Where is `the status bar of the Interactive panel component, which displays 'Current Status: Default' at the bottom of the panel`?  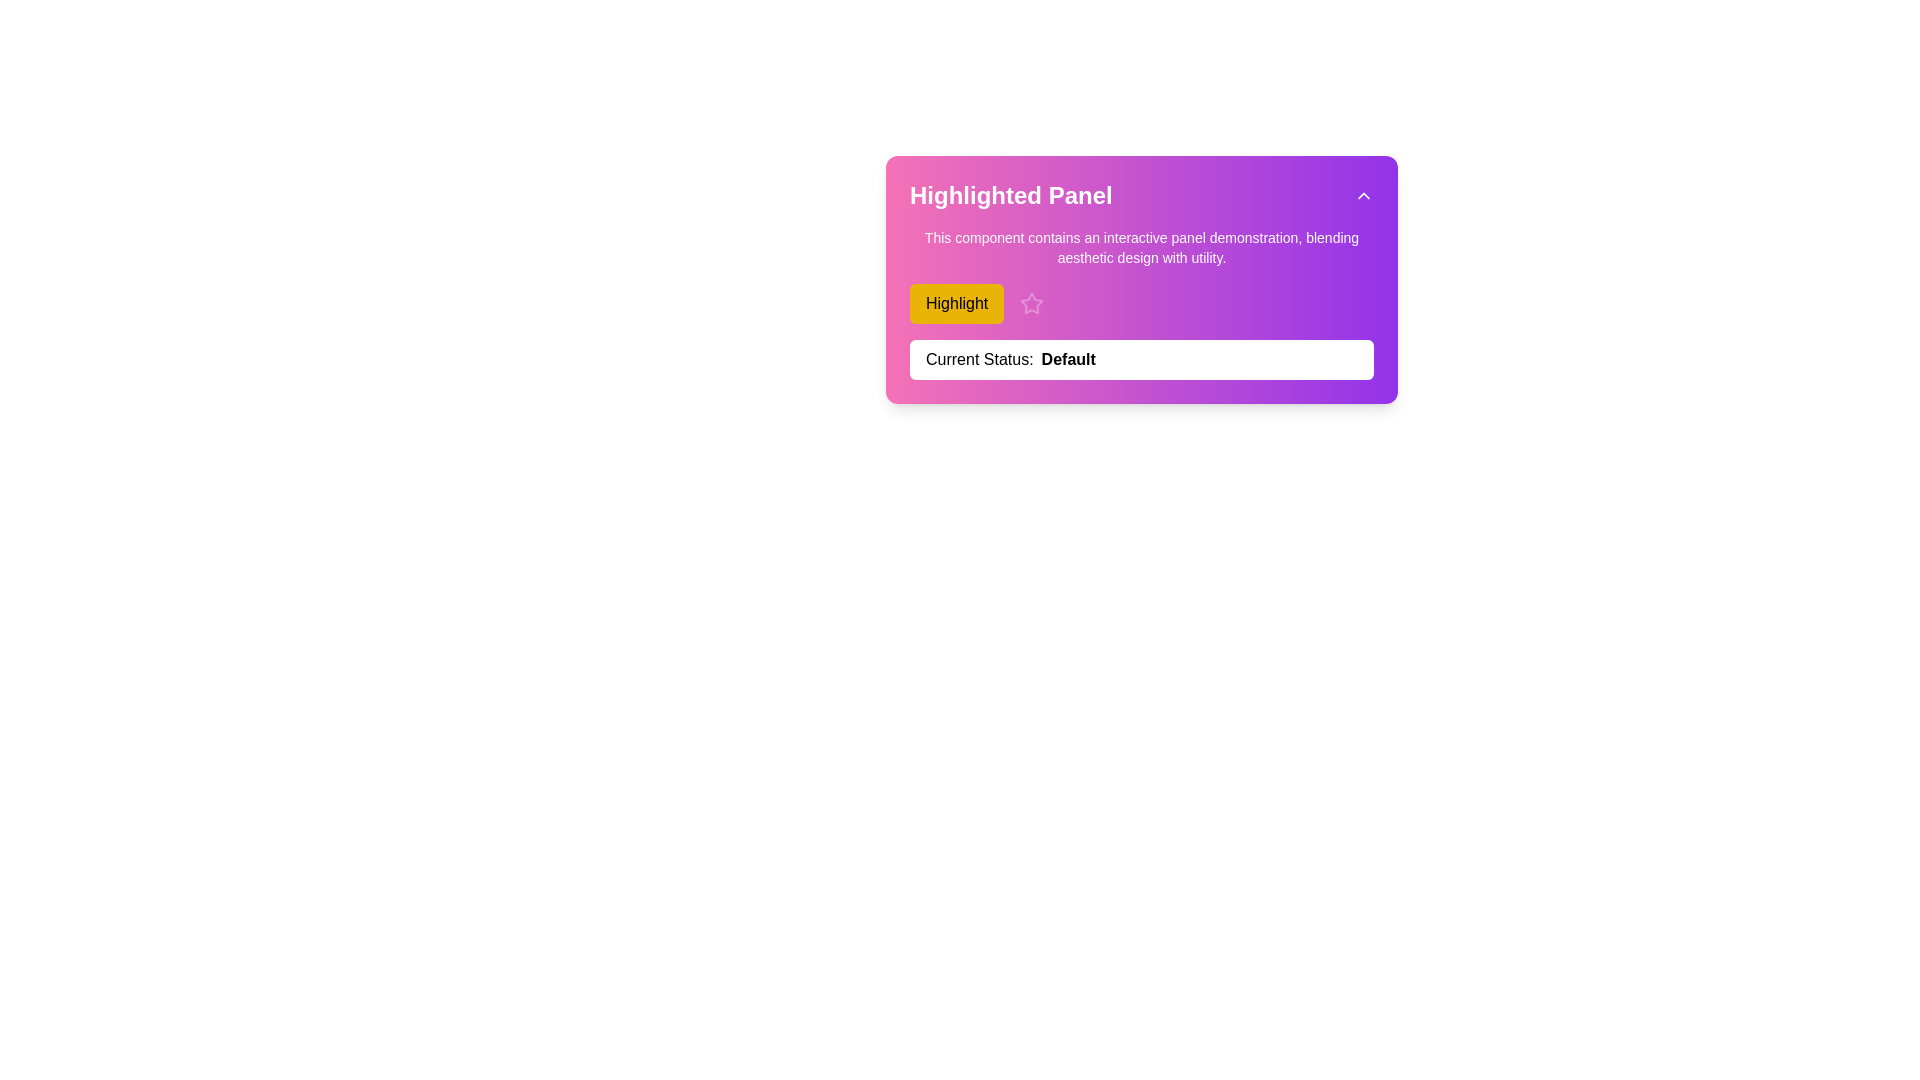
the status bar of the Interactive panel component, which displays 'Current Status: Default' at the bottom of the panel is located at coordinates (1142, 354).